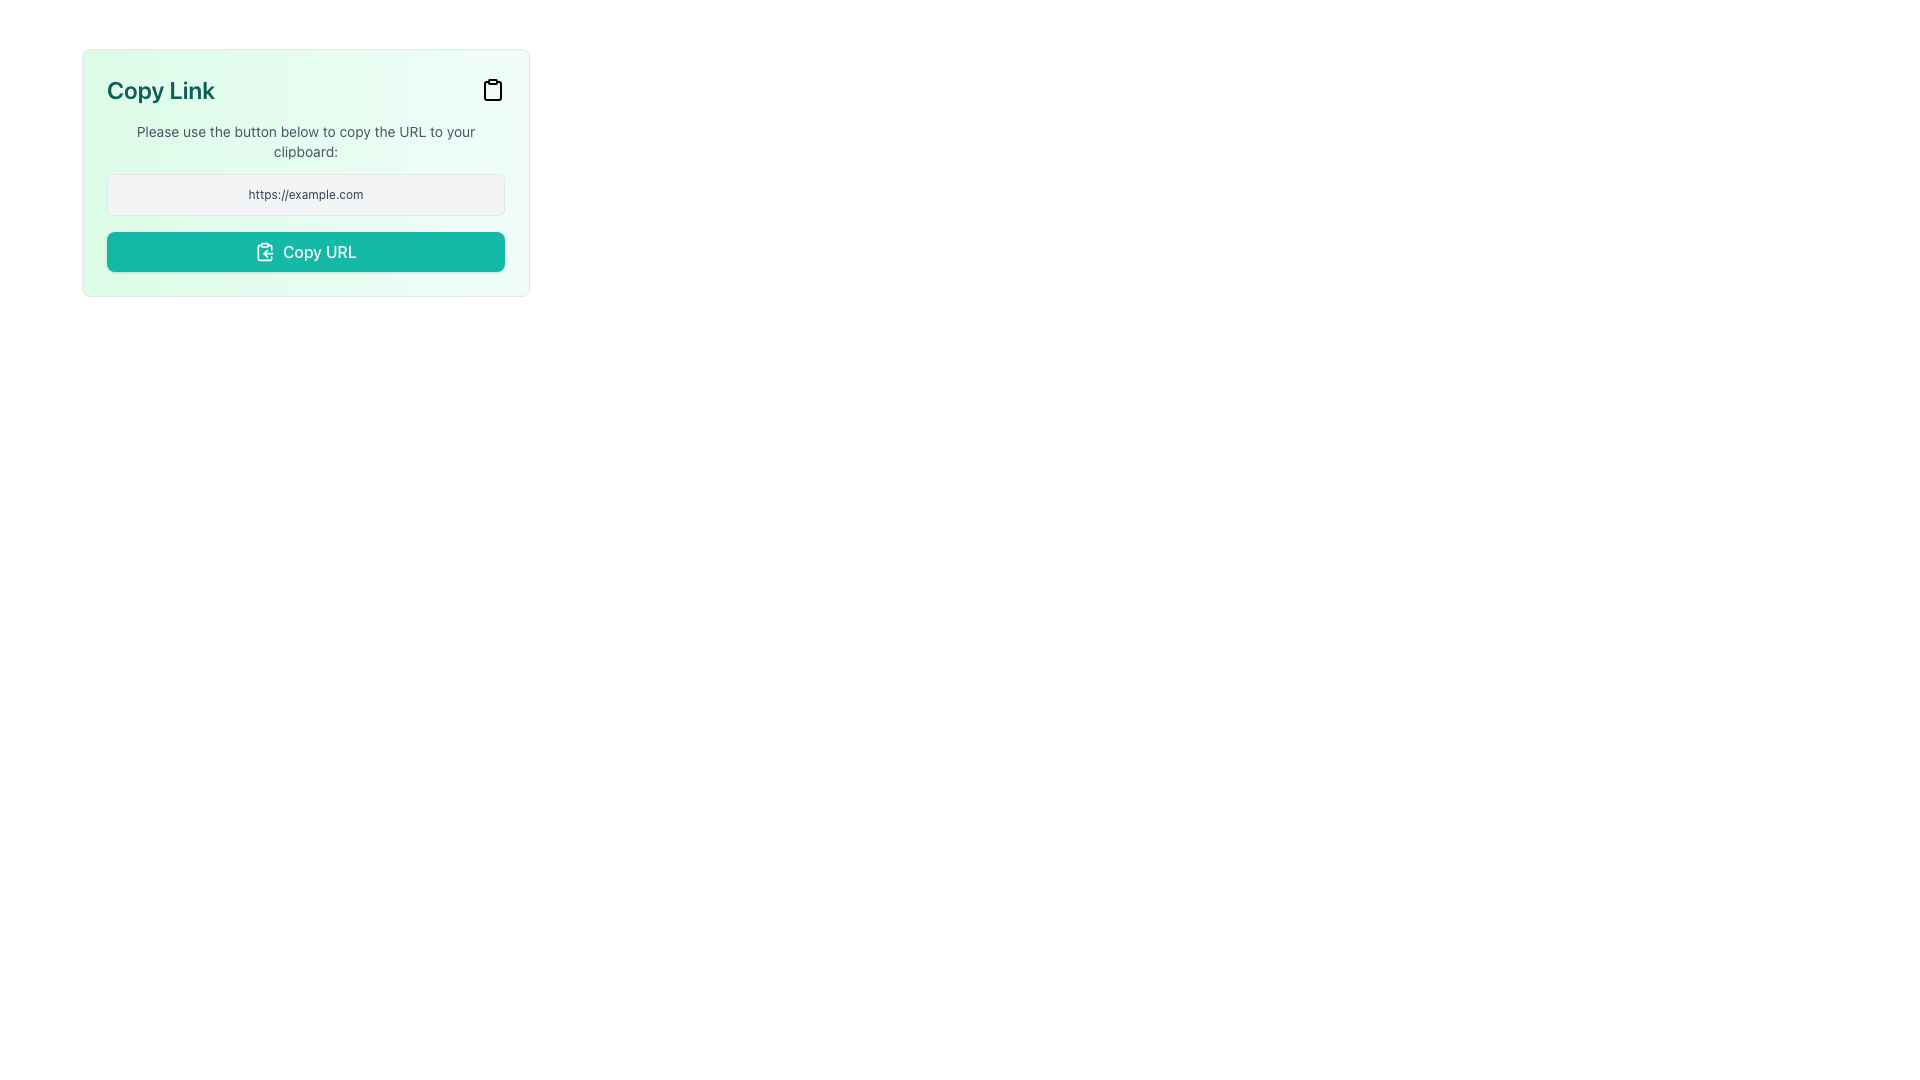 The height and width of the screenshot is (1080, 1920). Describe the element at coordinates (264, 250) in the screenshot. I see `the icon located to the left of the 'Copy URL' button, which serves as a visual indicator for copying the displayed URL` at that location.